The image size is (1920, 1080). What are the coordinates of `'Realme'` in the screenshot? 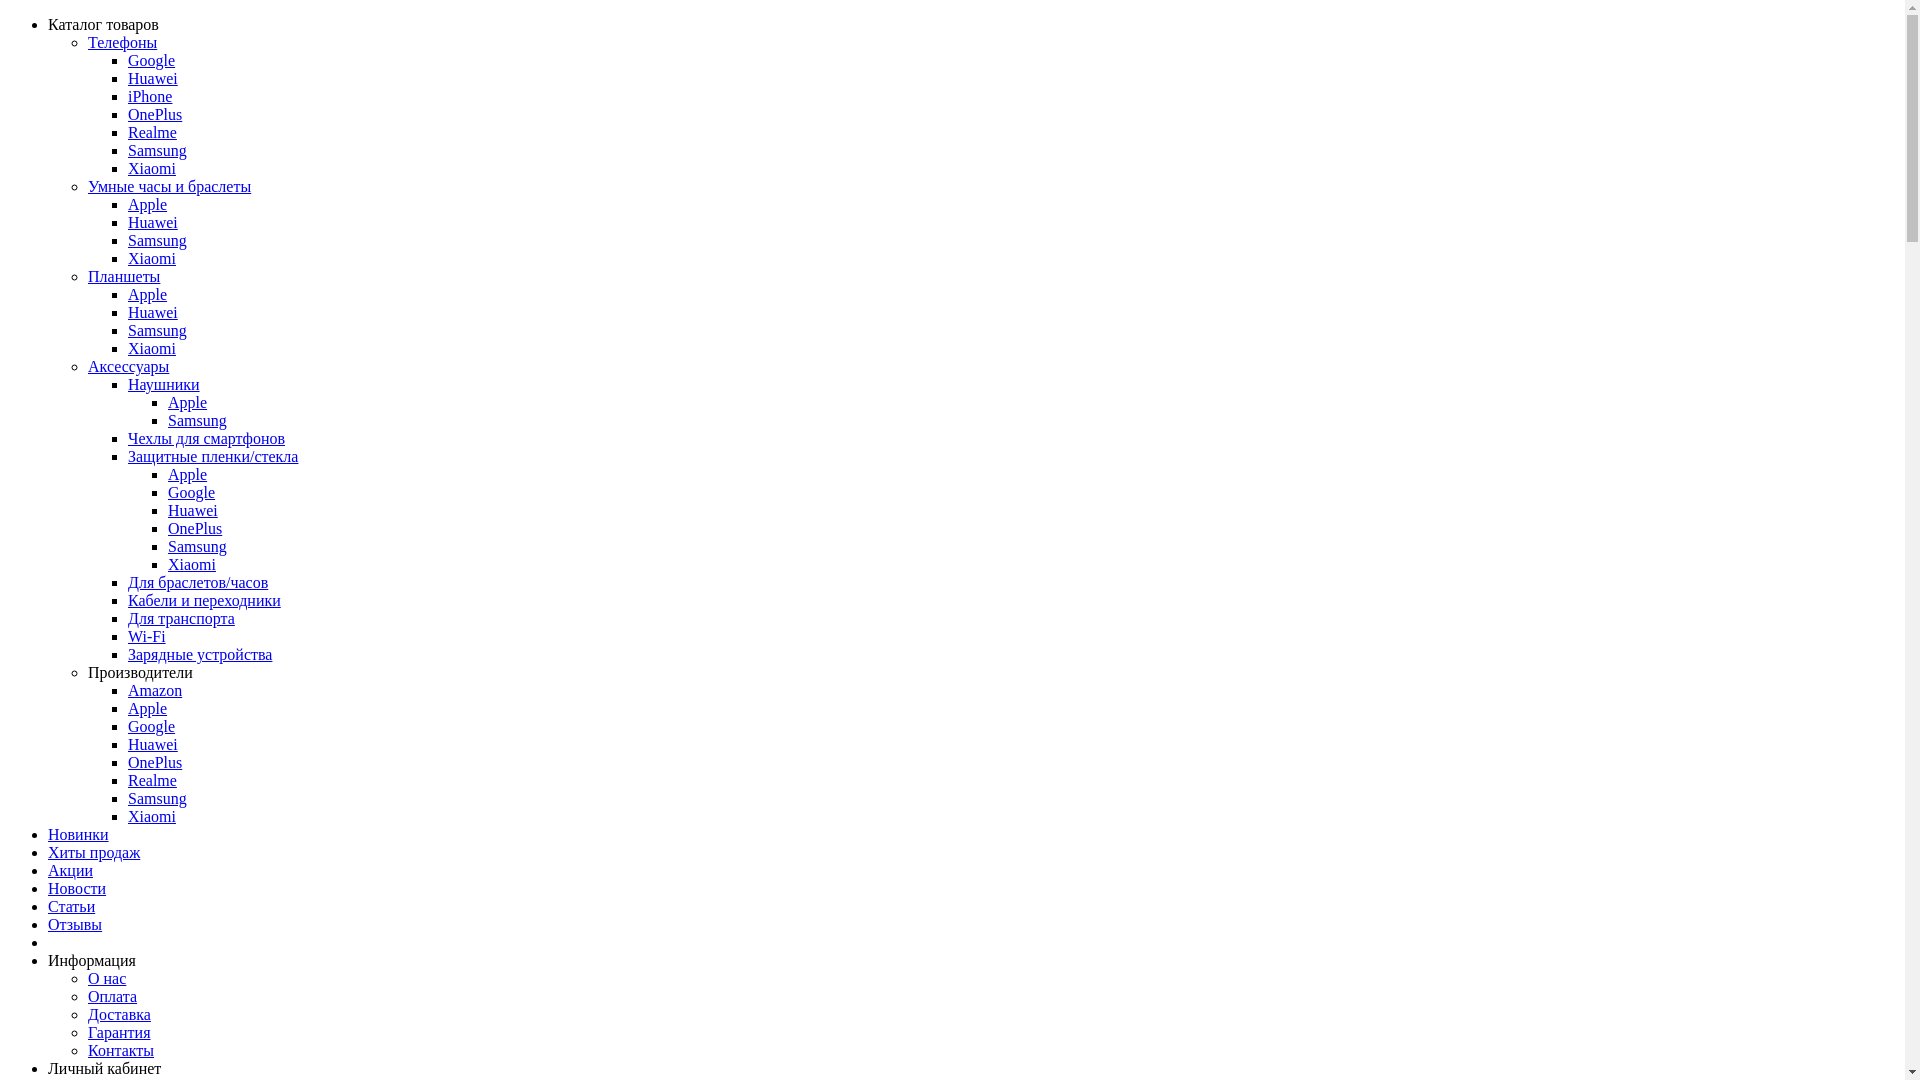 It's located at (151, 132).